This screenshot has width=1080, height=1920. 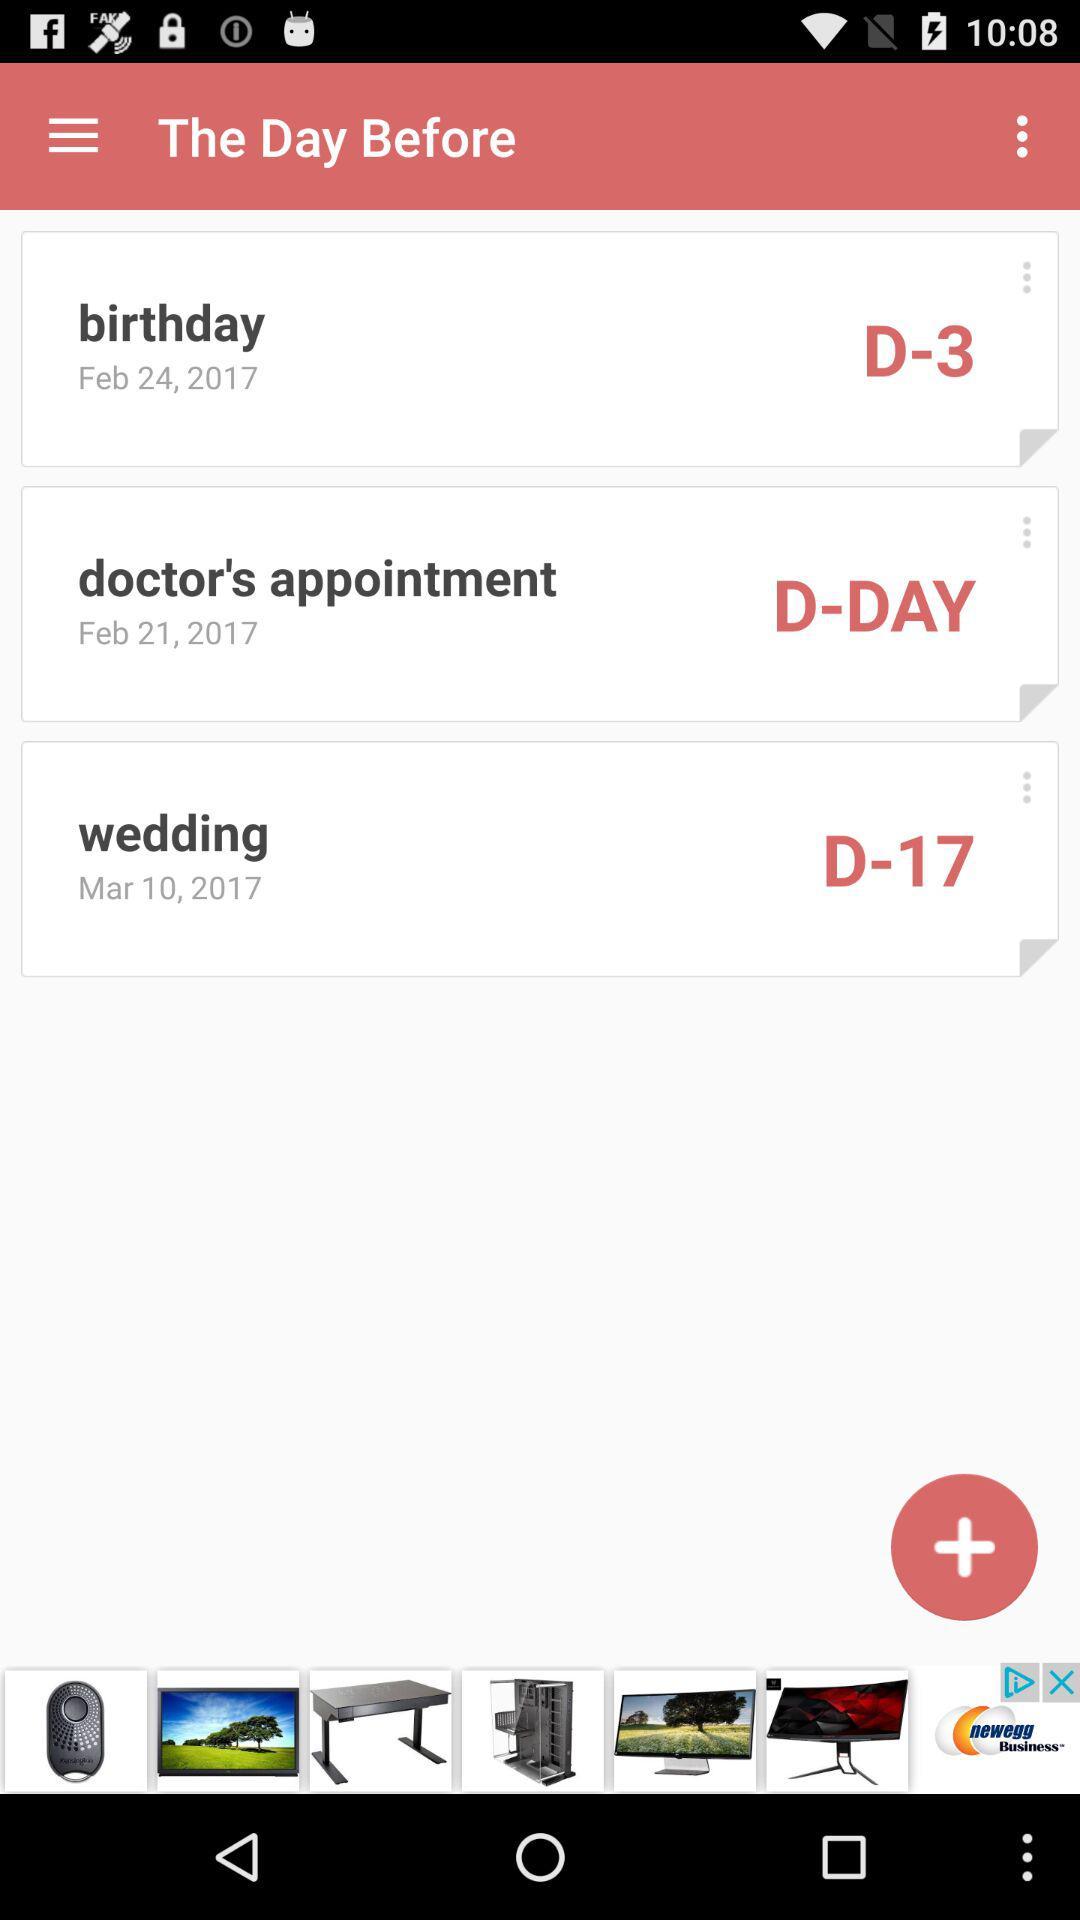 What do you see at coordinates (1026, 786) in the screenshot?
I see `more options` at bounding box center [1026, 786].